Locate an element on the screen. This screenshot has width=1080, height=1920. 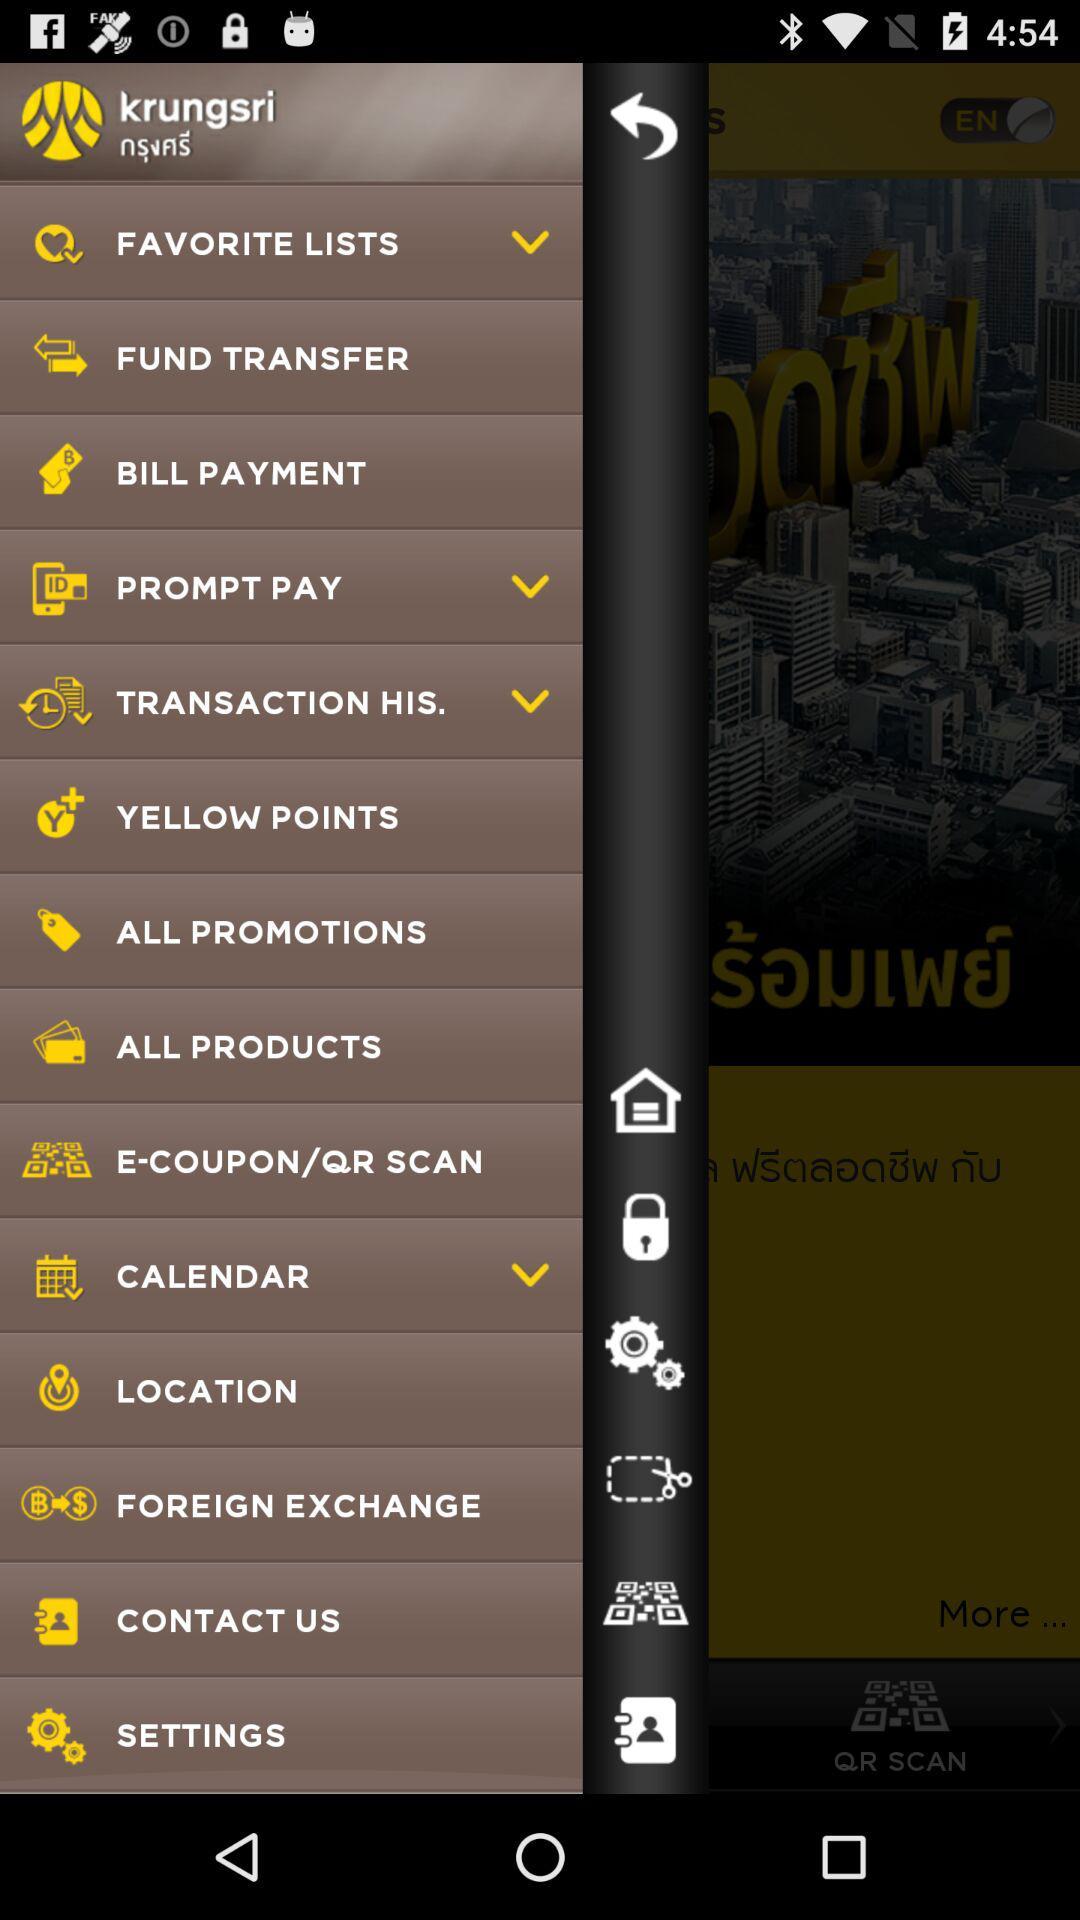
unlock calendar option is located at coordinates (645, 1226).